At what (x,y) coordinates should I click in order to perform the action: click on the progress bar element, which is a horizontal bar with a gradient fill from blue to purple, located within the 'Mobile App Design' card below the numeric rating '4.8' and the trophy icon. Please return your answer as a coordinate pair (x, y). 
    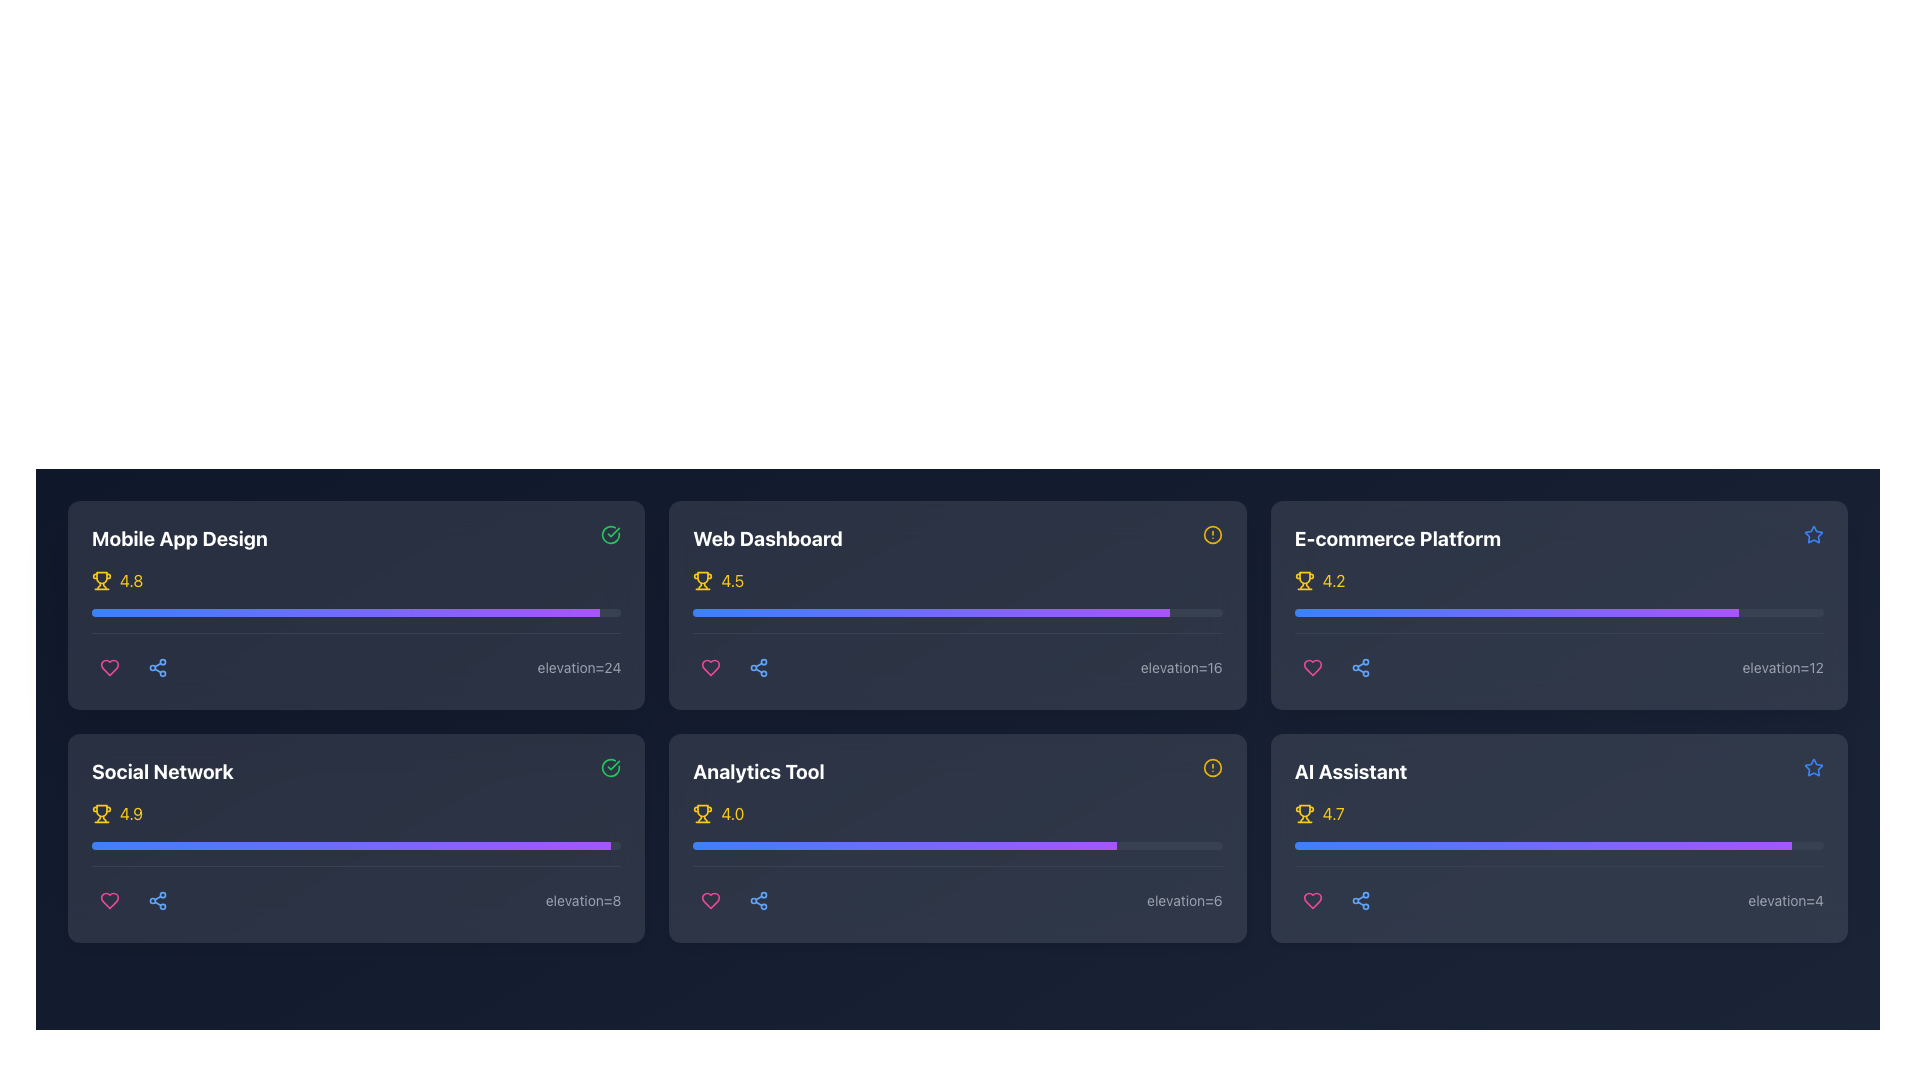
    Looking at the image, I should click on (356, 612).